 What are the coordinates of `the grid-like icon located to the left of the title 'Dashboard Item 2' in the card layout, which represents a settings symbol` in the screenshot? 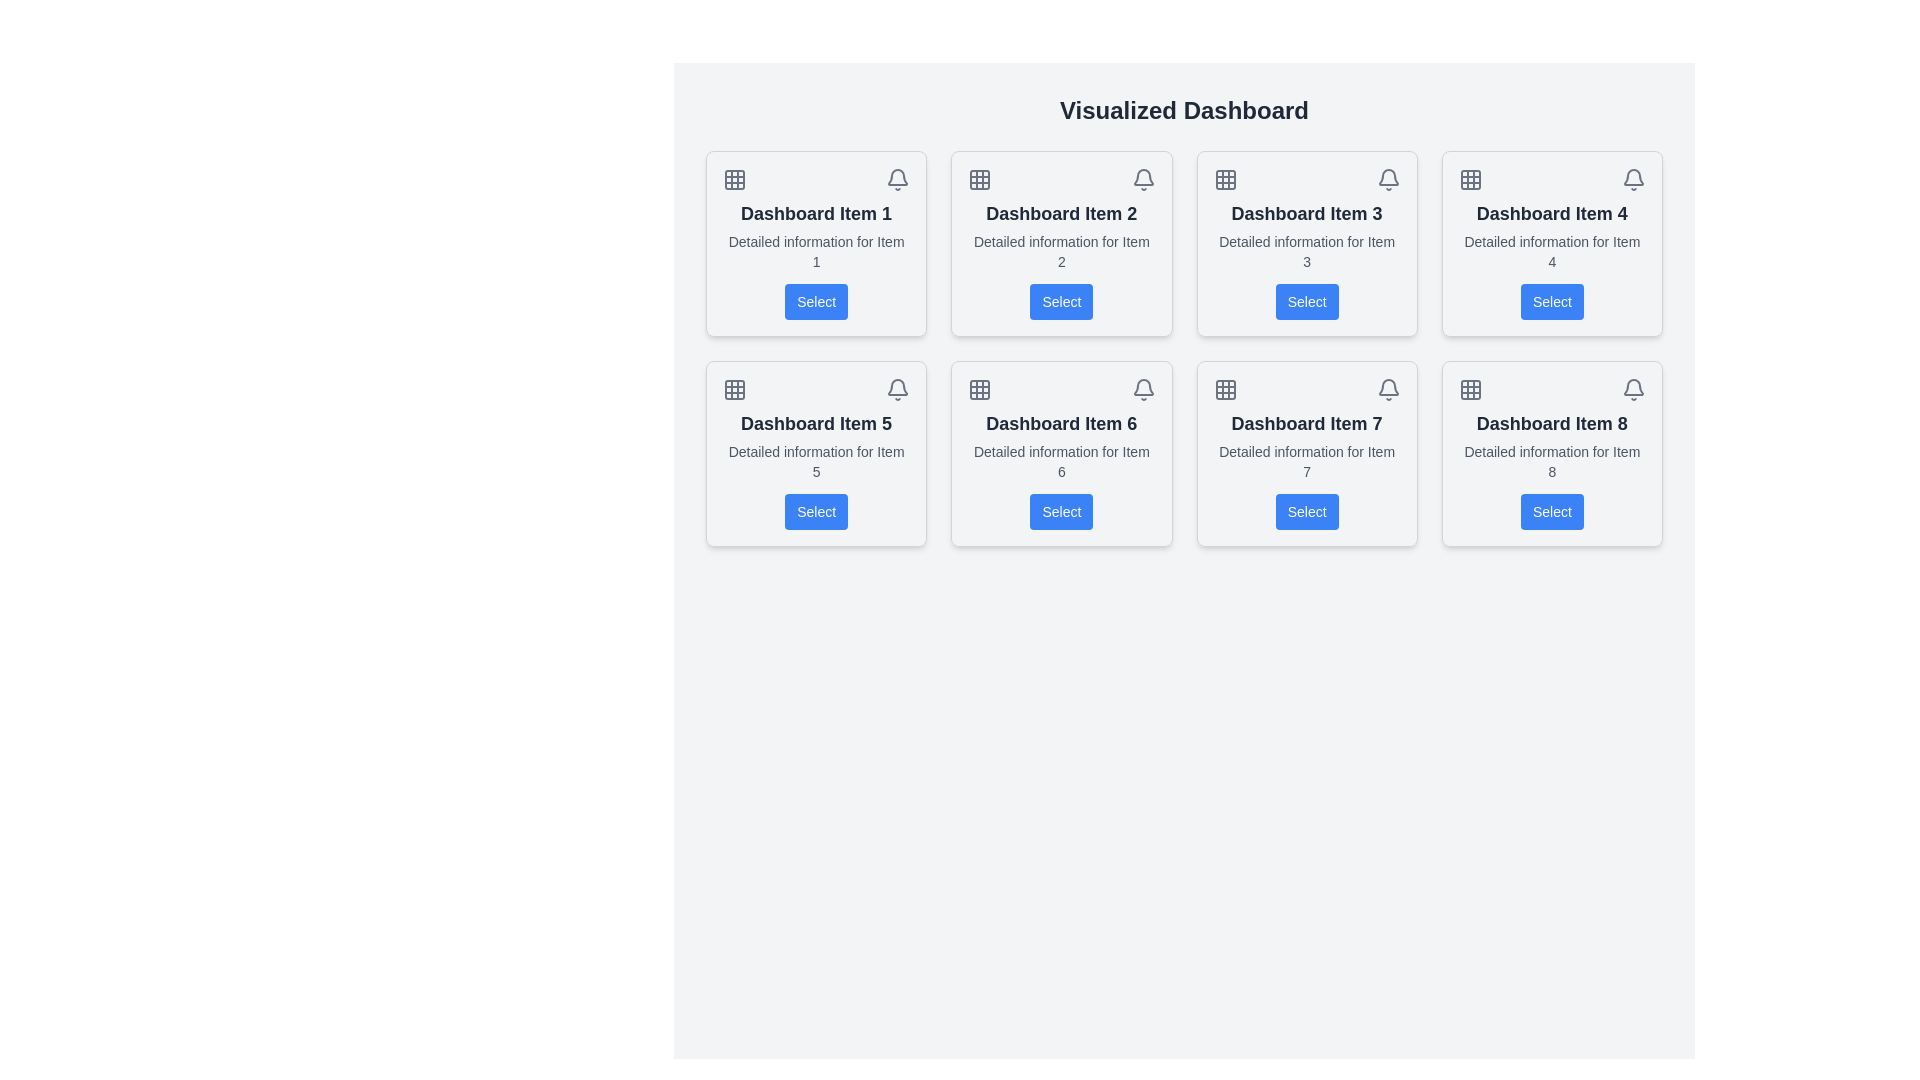 It's located at (980, 180).